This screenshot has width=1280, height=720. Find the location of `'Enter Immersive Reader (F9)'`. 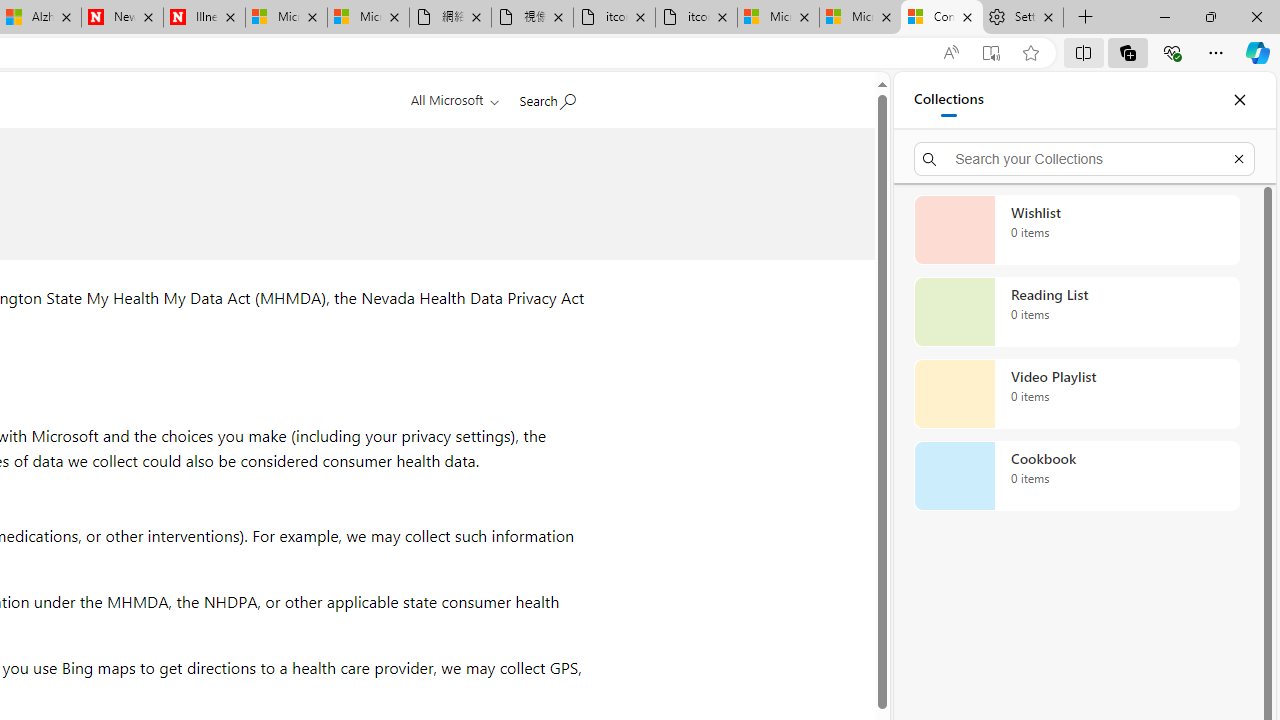

'Enter Immersive Reader (F9)' is located at coordinates (991, 52).